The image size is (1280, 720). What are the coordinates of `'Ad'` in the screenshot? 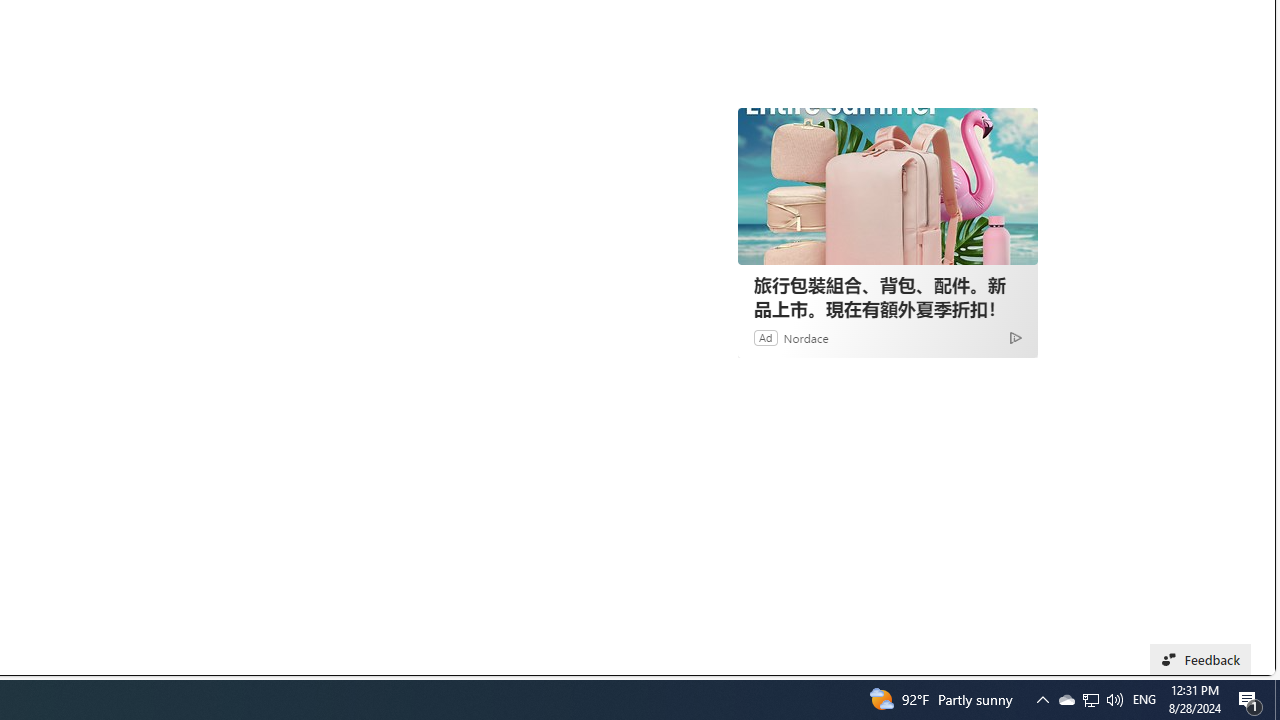 It's located at (765, 336).